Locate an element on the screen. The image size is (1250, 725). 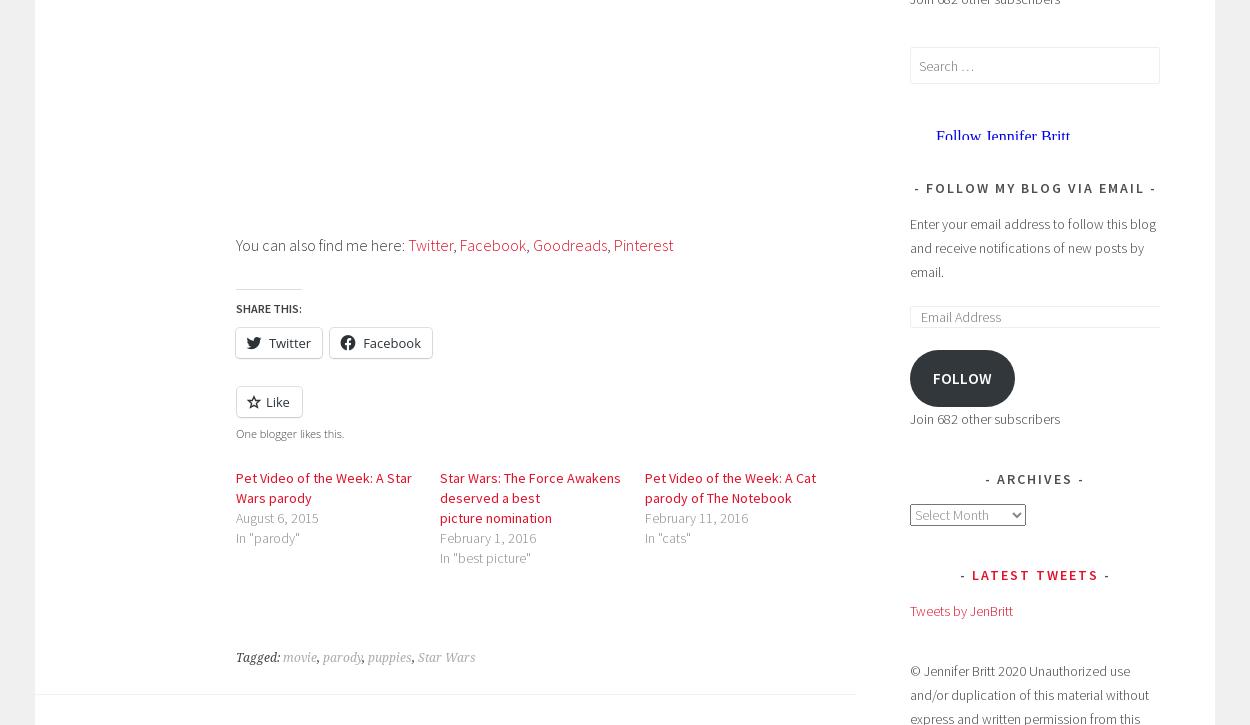
'movie' is located at coordinates (300, 657).